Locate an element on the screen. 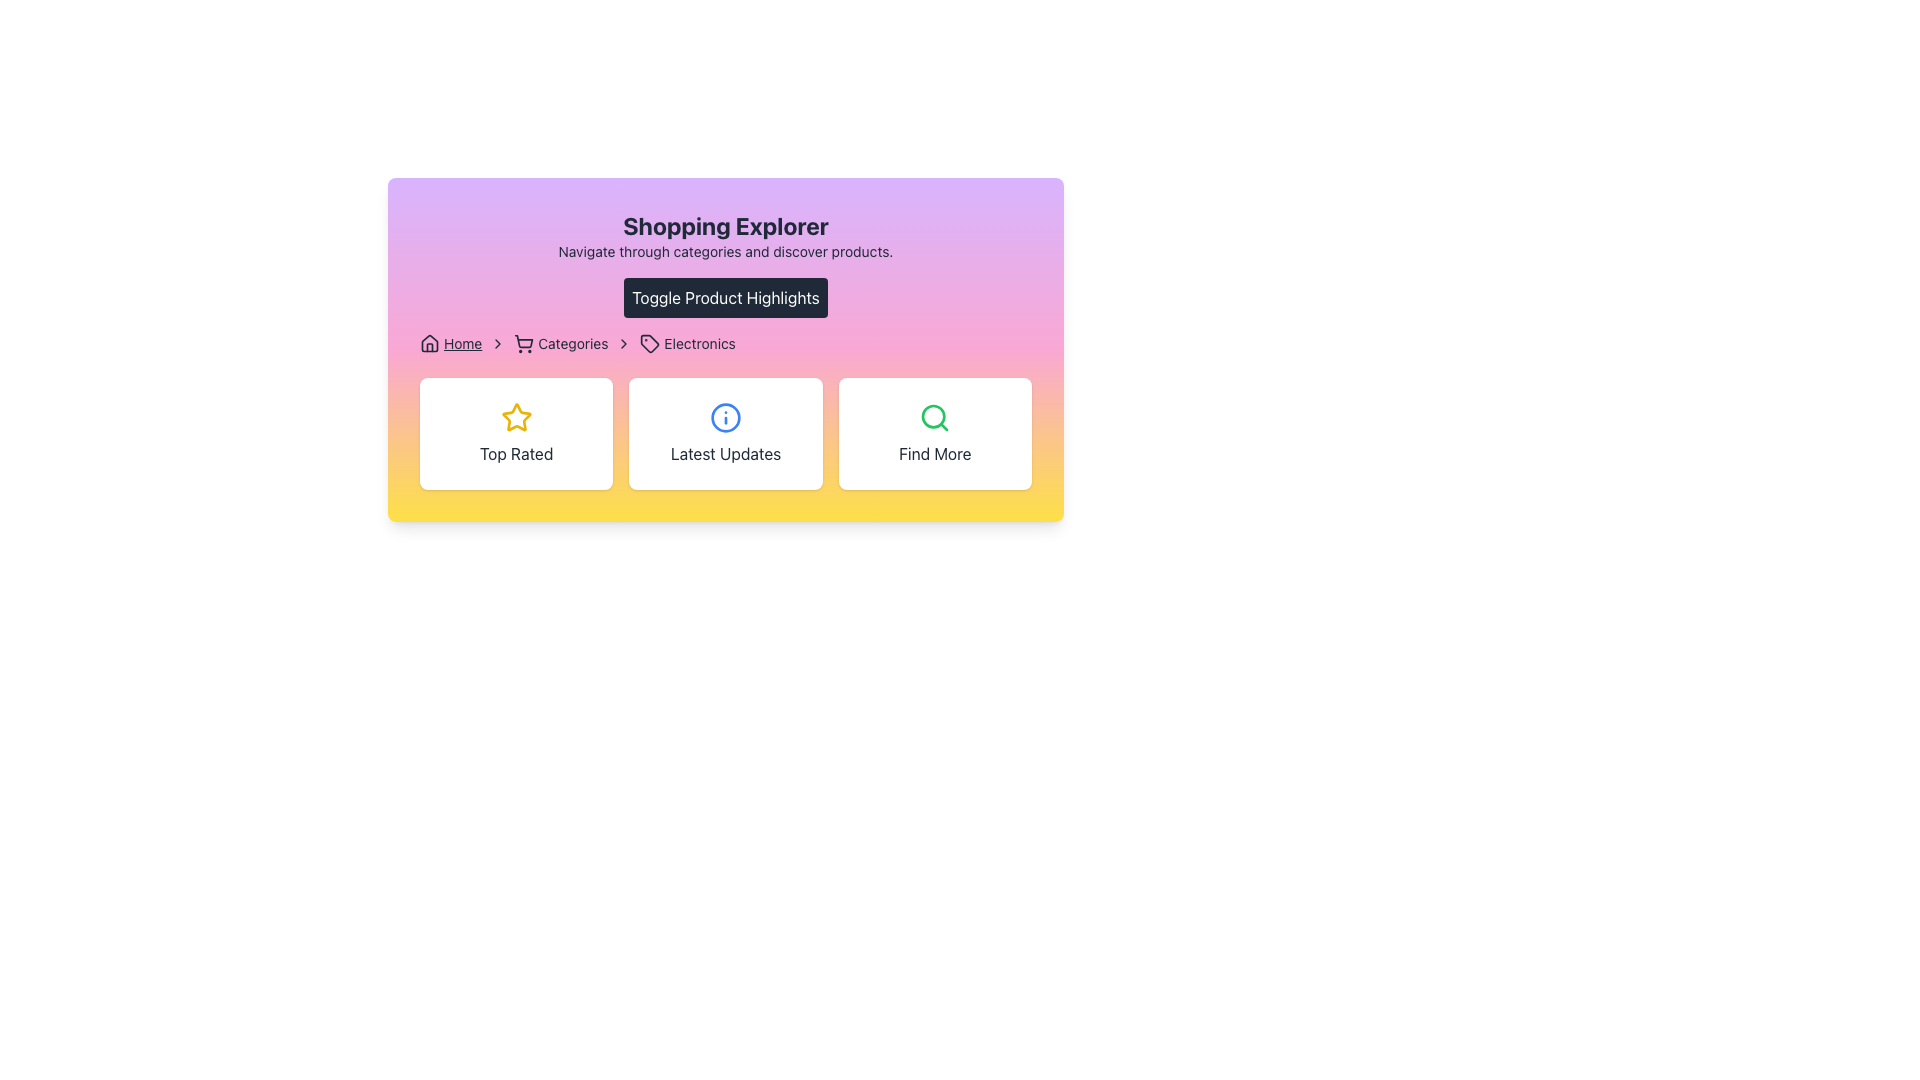 Image resolution: width=1920 pixels, height=1080 pixels. the 'Home' icon located at the beginning of the breadcrumb navigation is located at coordinates (429, 342).